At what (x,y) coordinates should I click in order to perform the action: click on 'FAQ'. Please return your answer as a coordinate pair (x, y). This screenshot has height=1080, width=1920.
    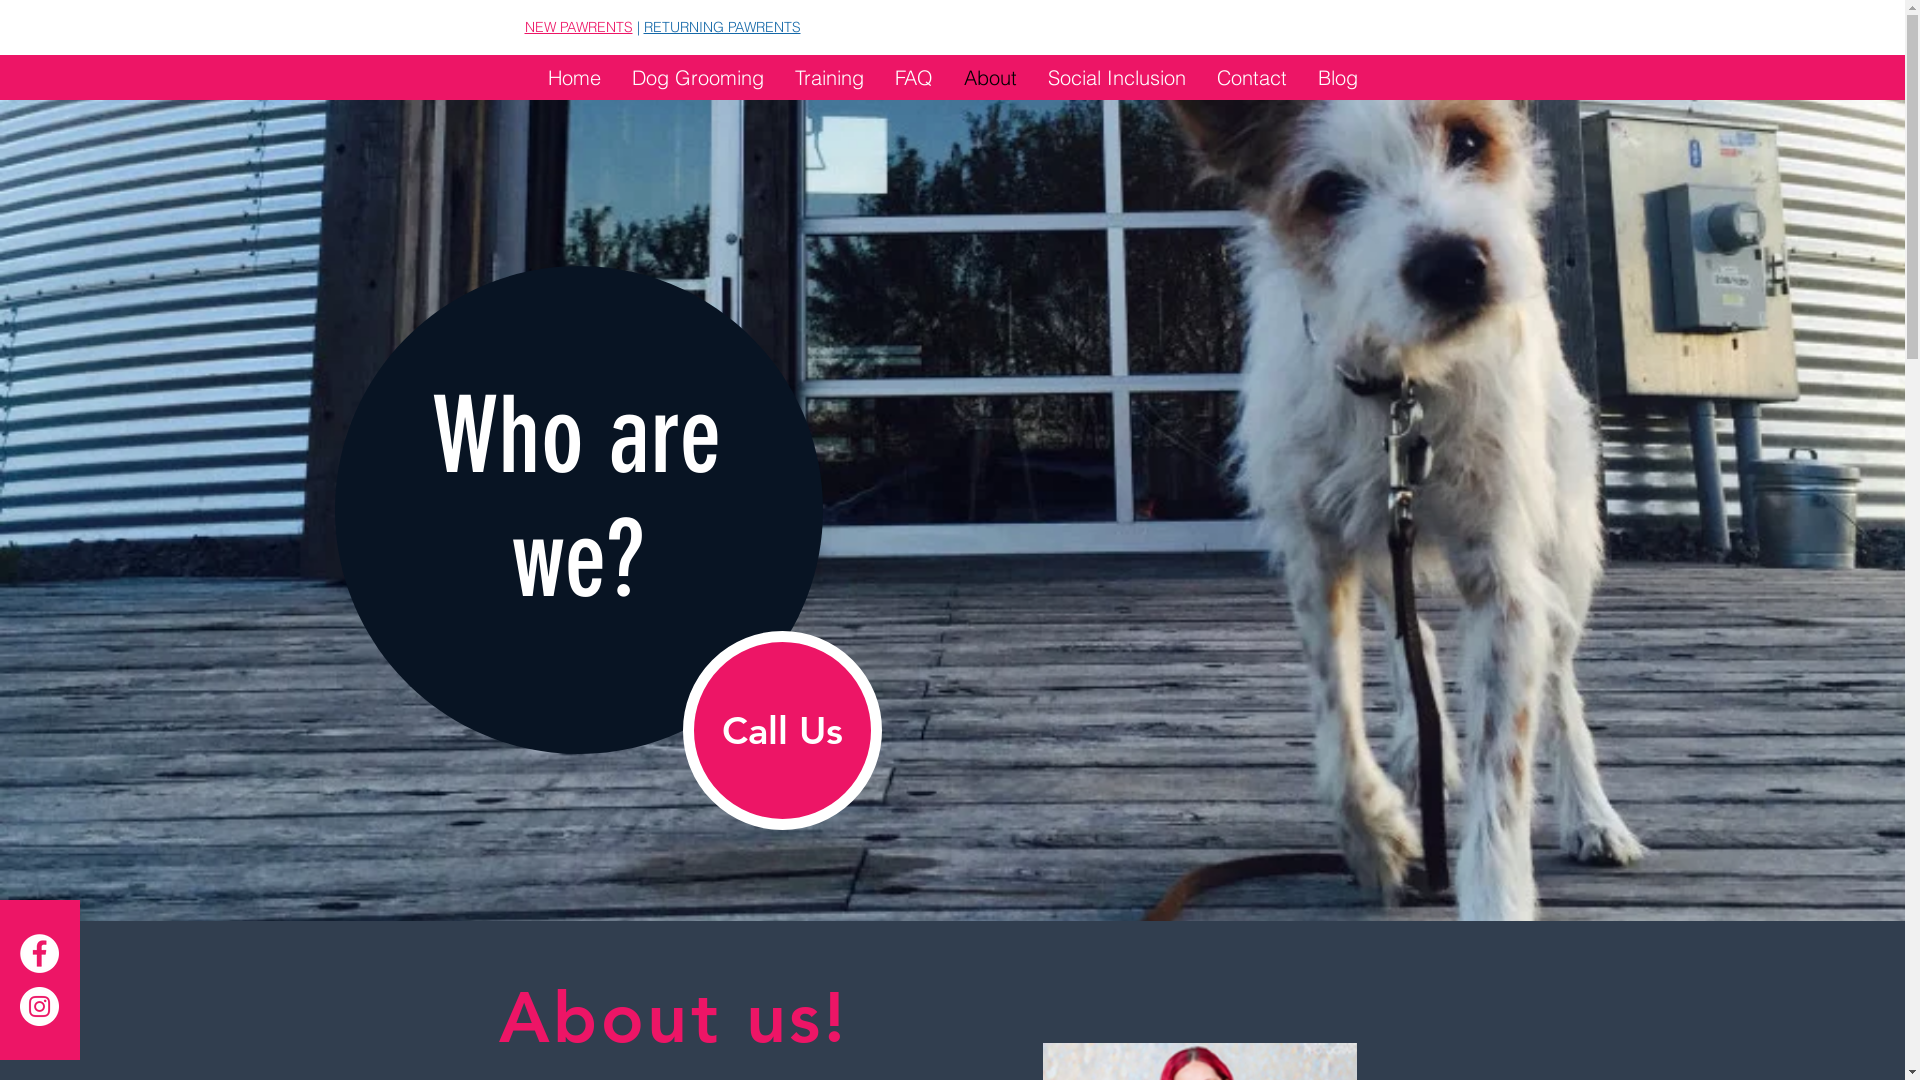
    Looking at the image, I should click on (912, 76).